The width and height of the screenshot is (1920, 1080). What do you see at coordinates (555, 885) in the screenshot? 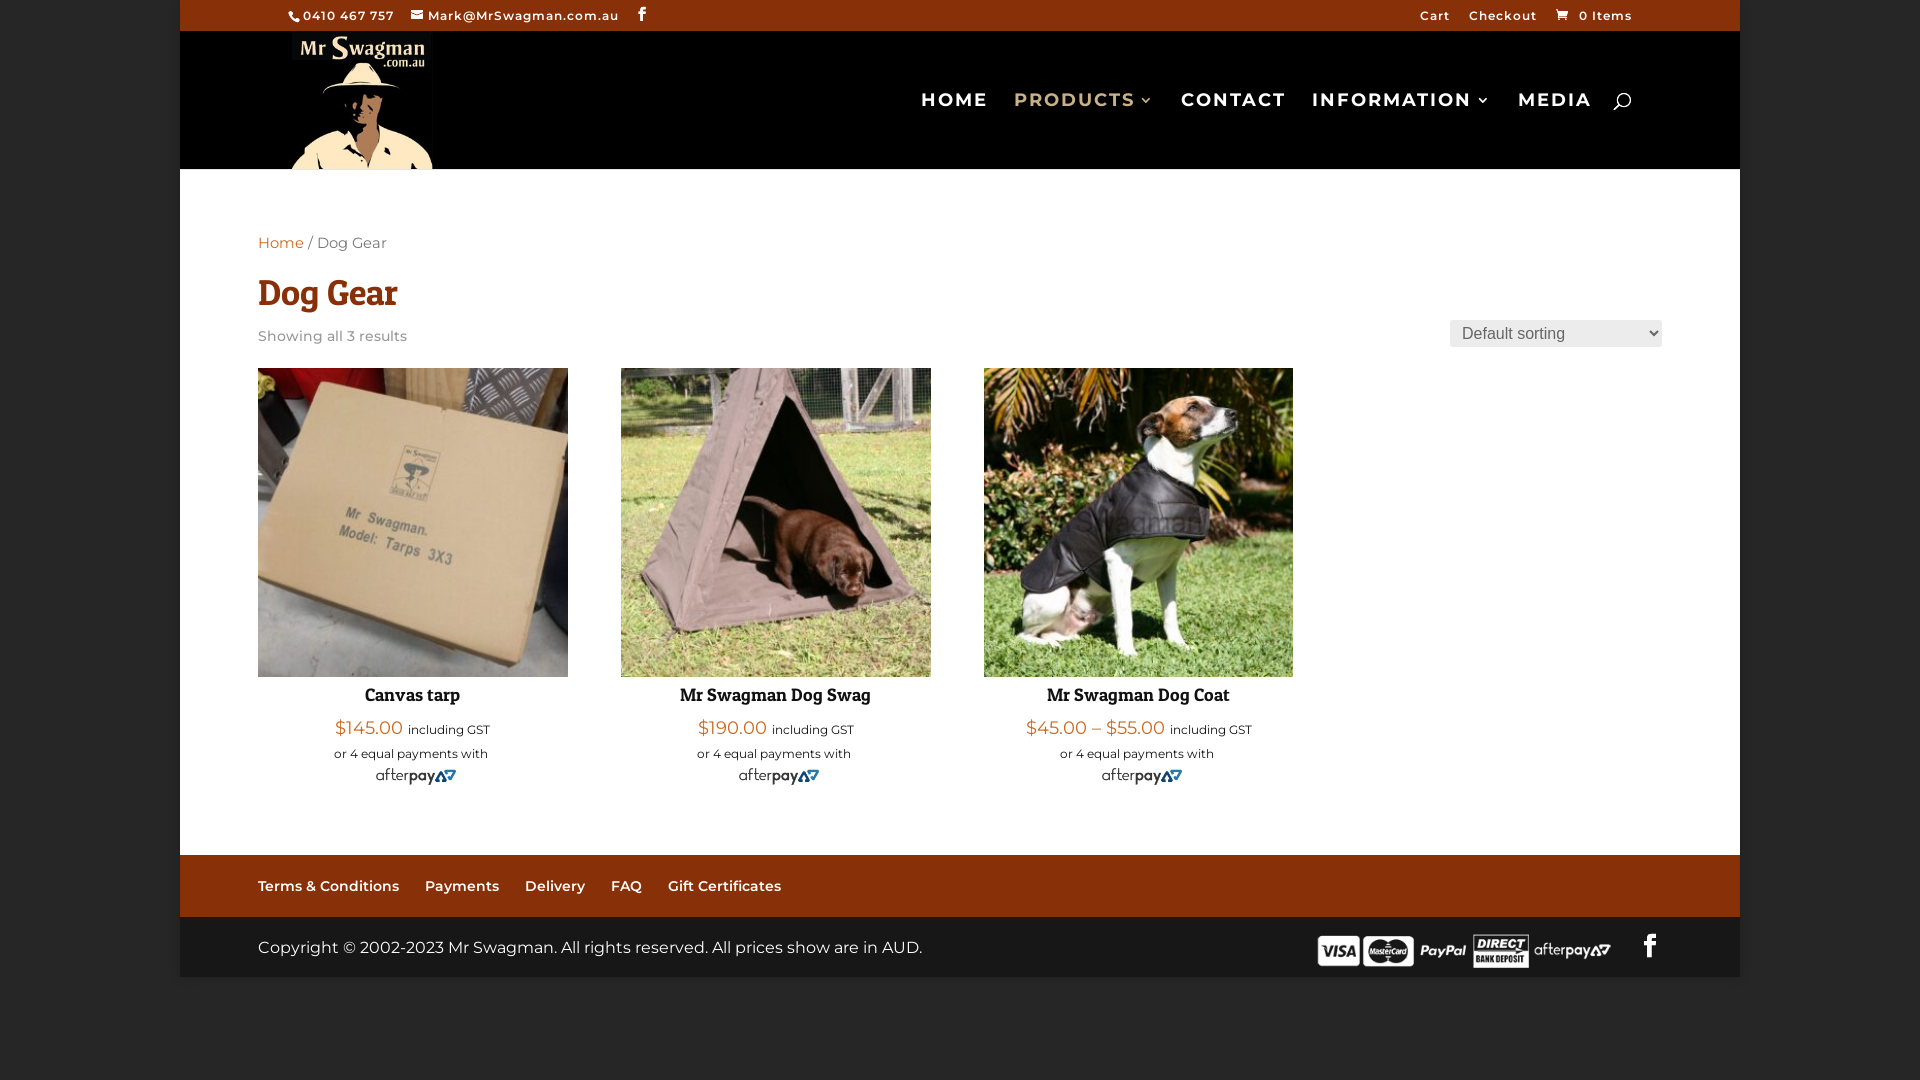
I see `'Delivery'` at bounding box center [555, 885].